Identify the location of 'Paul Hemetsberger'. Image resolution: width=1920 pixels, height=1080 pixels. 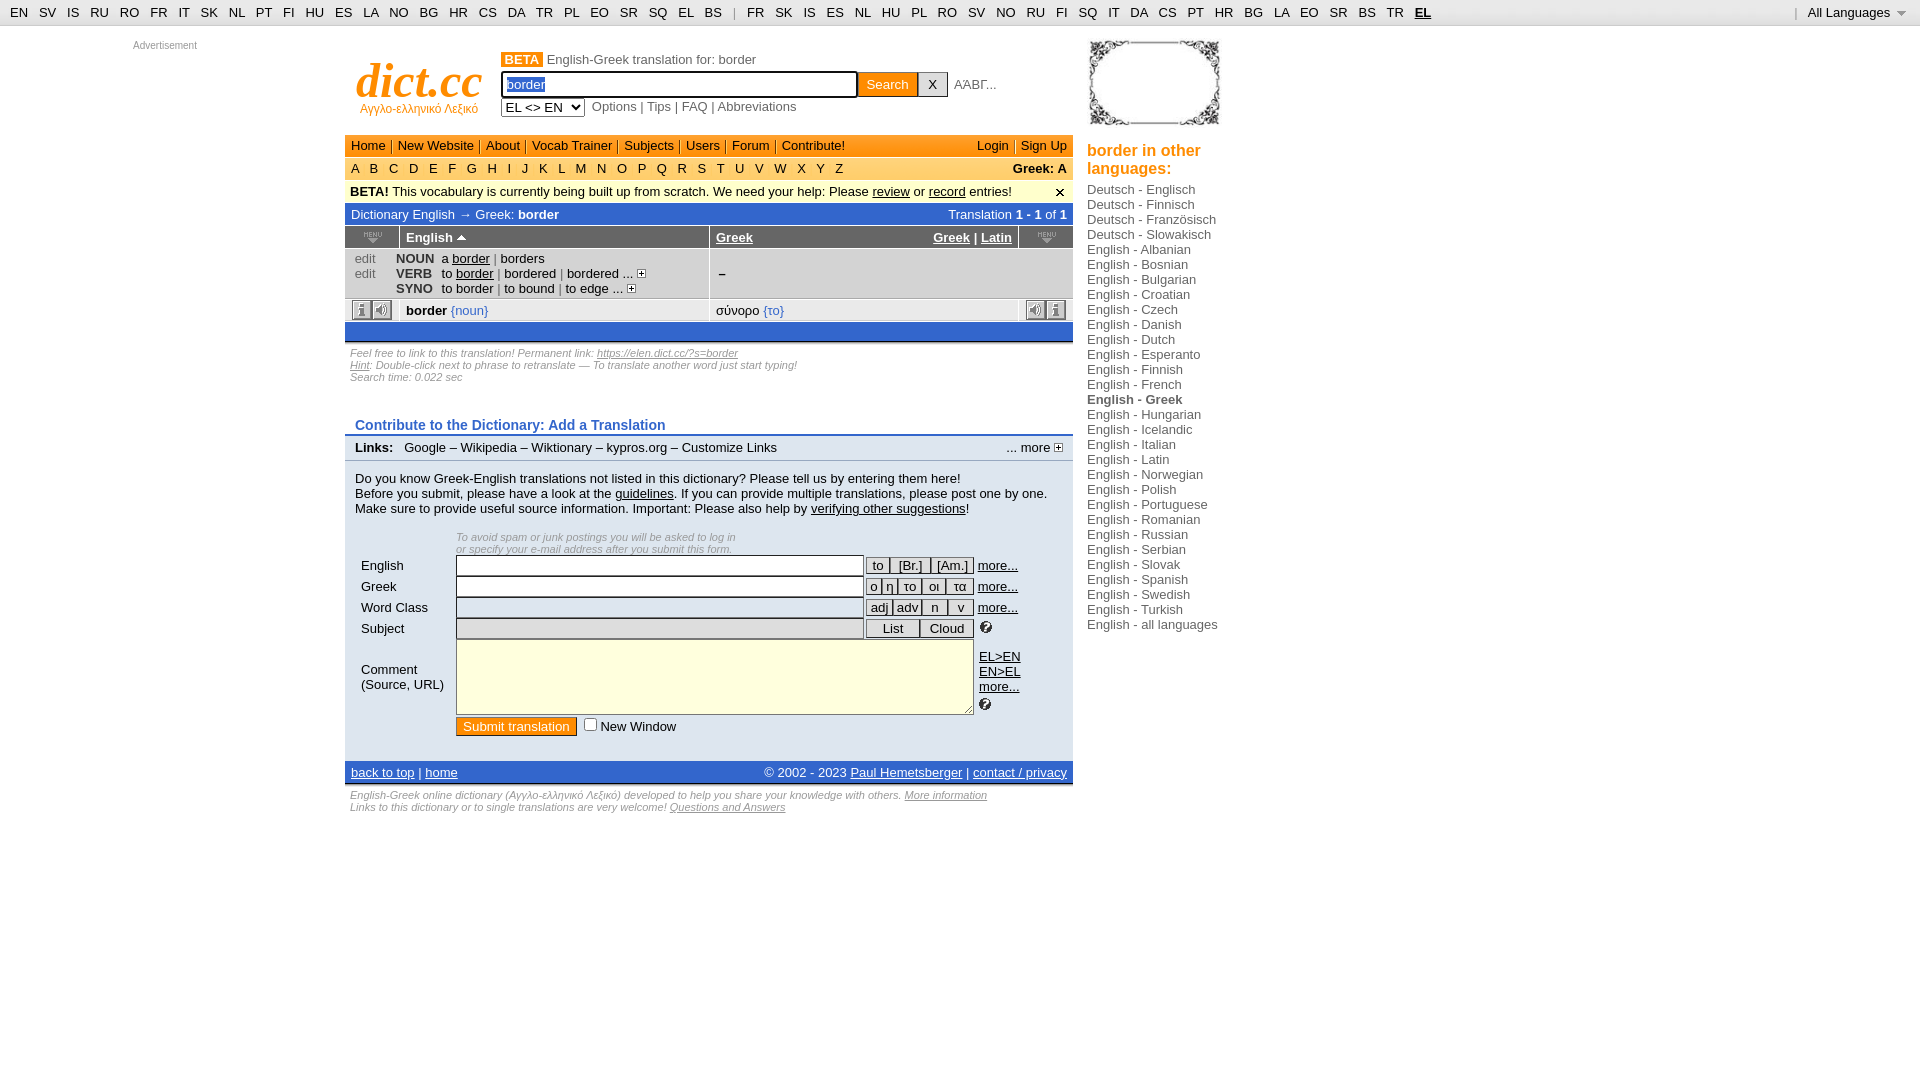
(849, 771).